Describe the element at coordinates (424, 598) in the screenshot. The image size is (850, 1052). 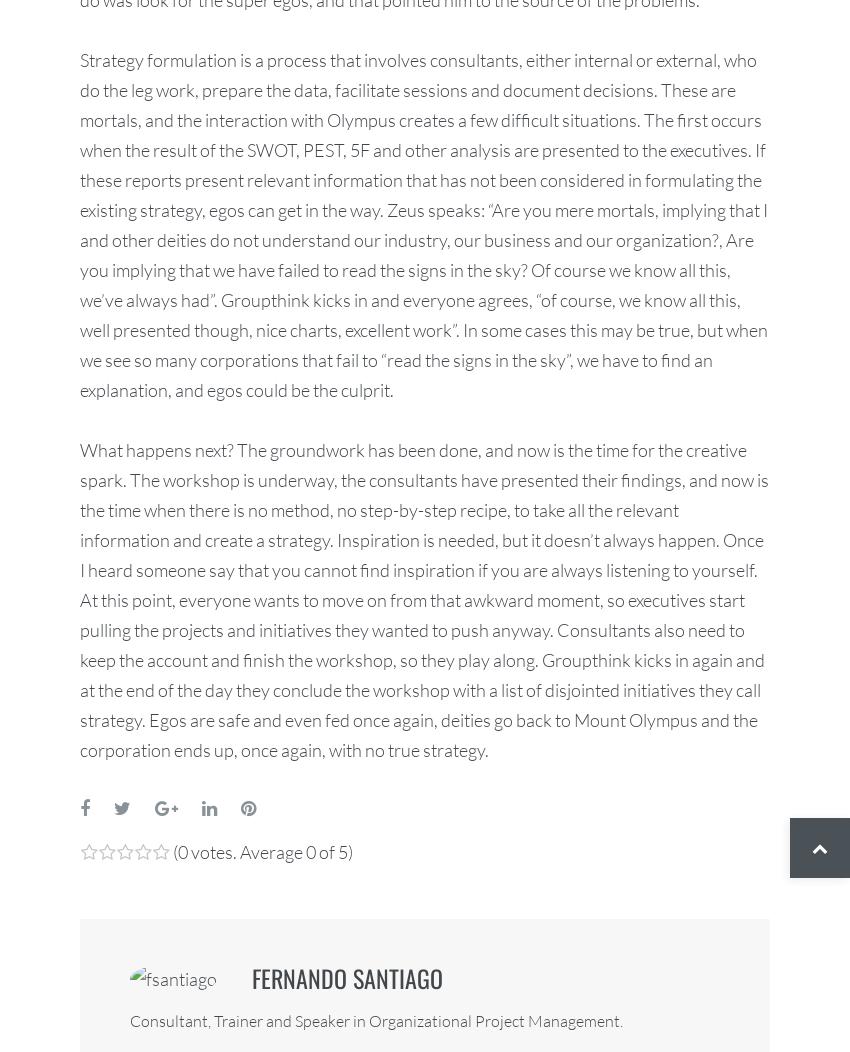
I see `'What happens next? The groundwork has been done, and now is the time for the creative spark. The workshop is underway, the consultants have presented their findings, and now is the time when there is no method, no step-by-step recipe, to take all the relevant information and create a strategy. Inspiration is needed, but it doesn’t always happen. Once I heard someone say that you cannot find inspiration if you are always listening to yourself. At this point, everyone wants to move on from that awkward moment, so executives start pulling the projects and initiatives they wanted to push anyway. Consultants also need to keep the account and finish the workshop, so they play along. Groupthink kicks in again and at the end of the day they conclude the workshop with a list of disjointed initiatives they call strategy. Egos are safe and even fed once again, deities go back to Mount Olympus and the corporation ends up, once again, with no true strategy.'` at that location.